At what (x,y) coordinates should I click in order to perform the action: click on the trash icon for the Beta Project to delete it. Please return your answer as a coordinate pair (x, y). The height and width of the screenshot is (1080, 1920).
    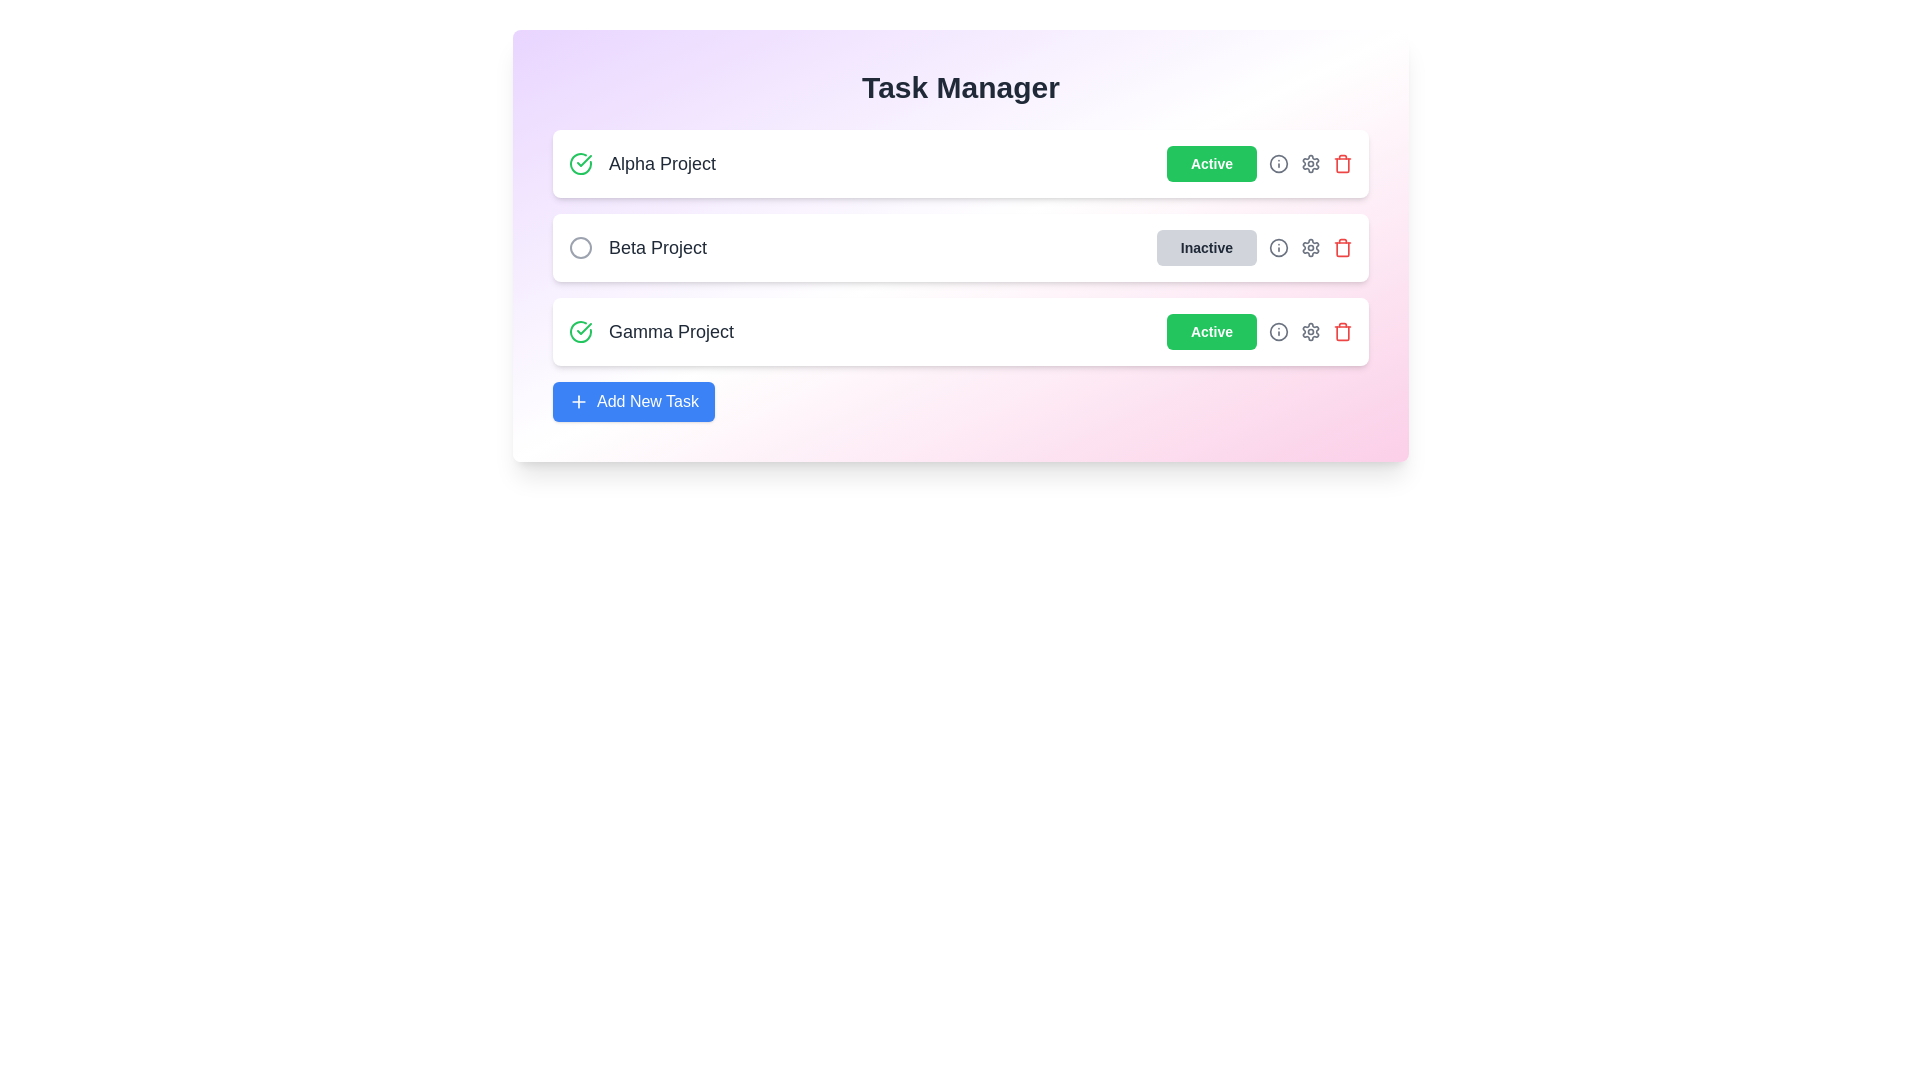
    Looking at the image, I should click on (1343, 246).